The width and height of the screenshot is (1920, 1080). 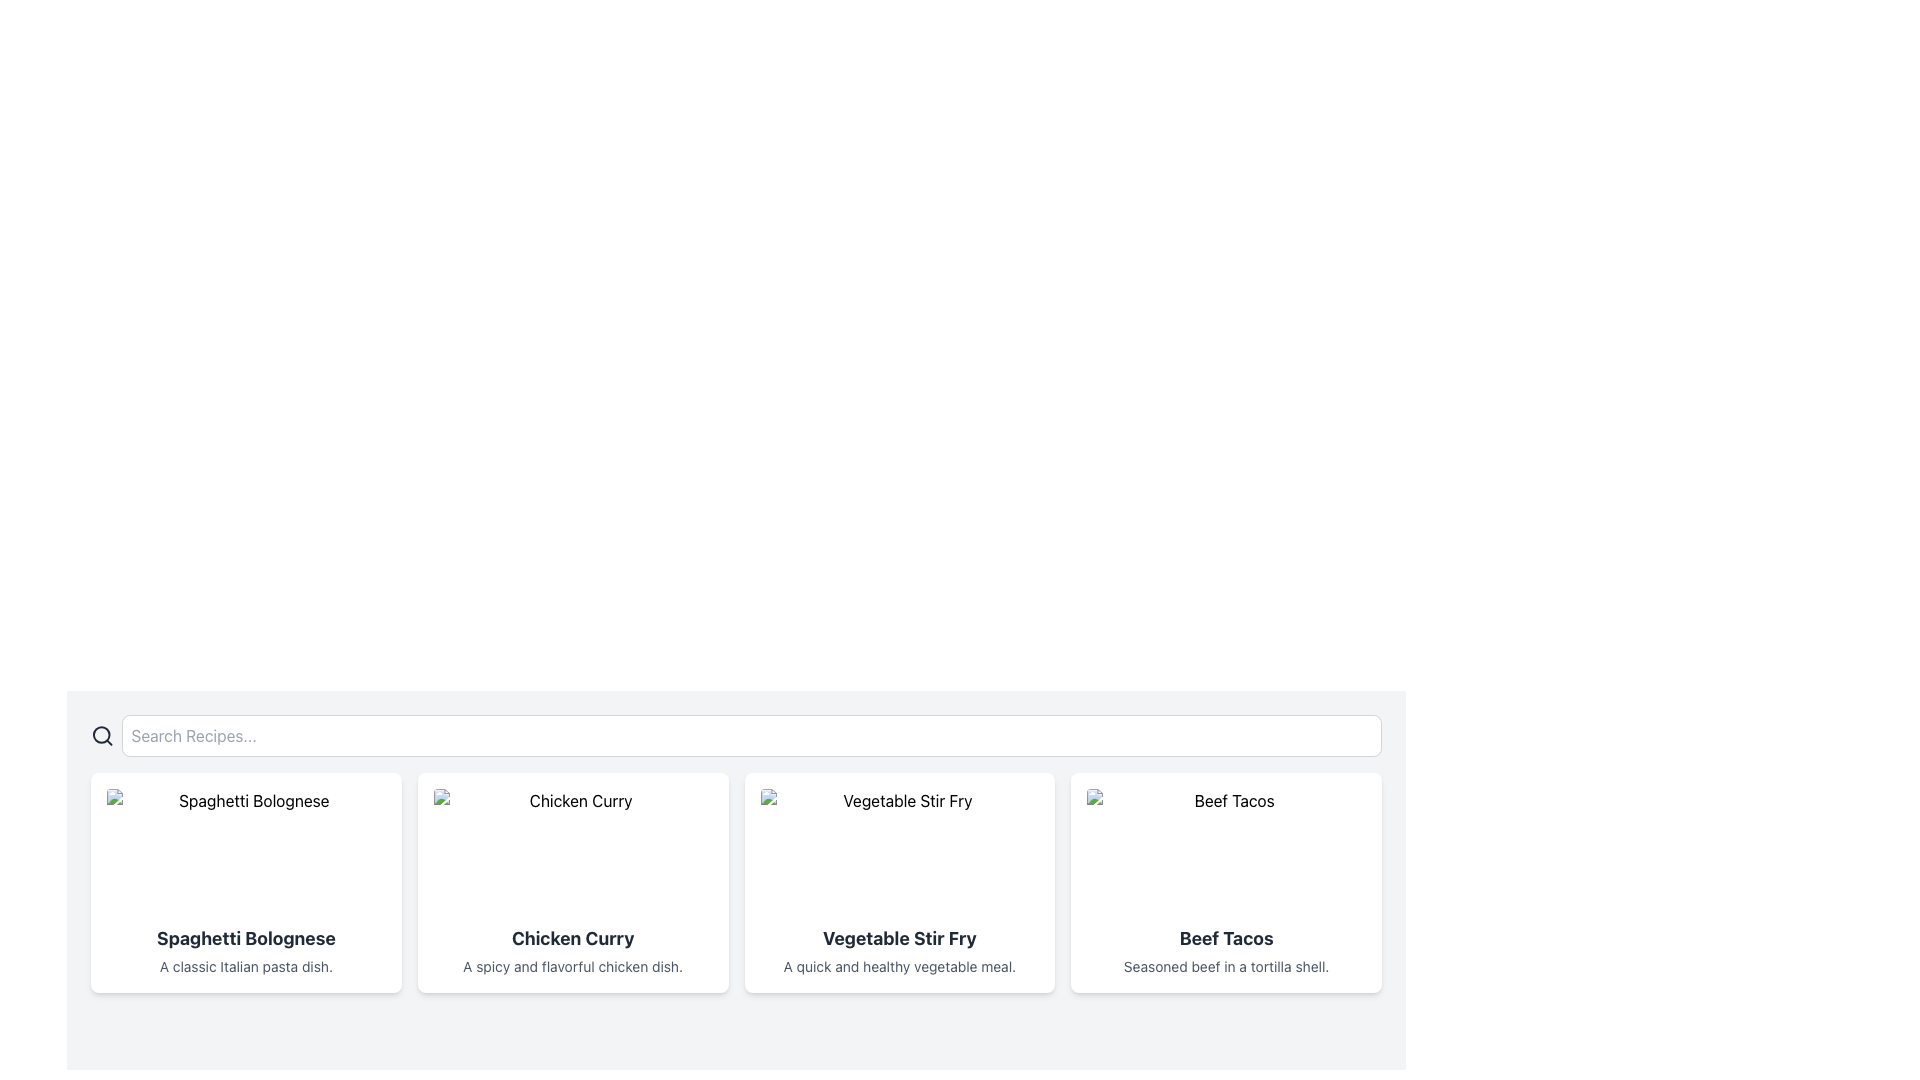 What do you see at coordinates (898, 966) in the screenshot?
I see `the static text displaying 'A quick and healthy vegetable meal.' located at the bottom-center of the card layout under the title 'Vegetable Stir Fry'` at bounding box center [898, 966].